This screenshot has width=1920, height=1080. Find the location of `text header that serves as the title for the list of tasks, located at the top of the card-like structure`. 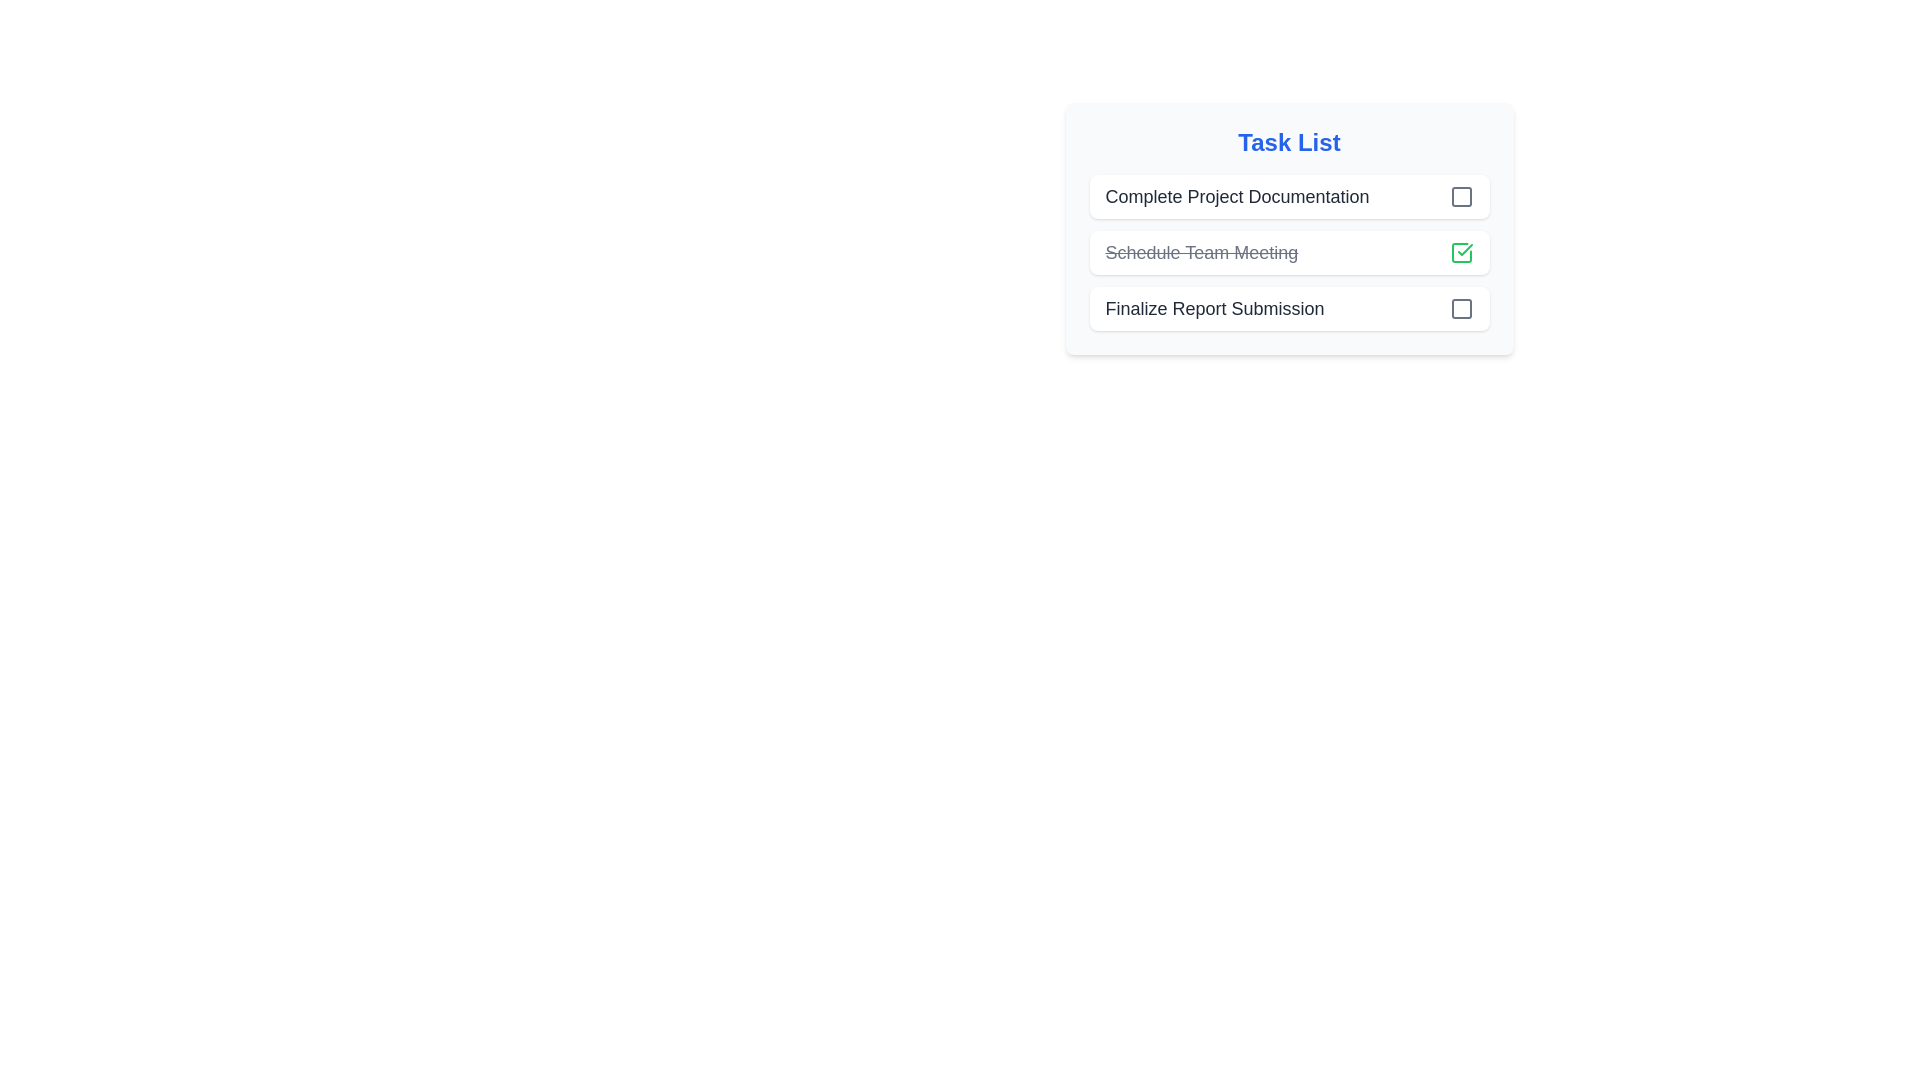

text header that serves as the title for the list of tasks, located at the top of the card-like structure is located at coordinates (1289, 141).